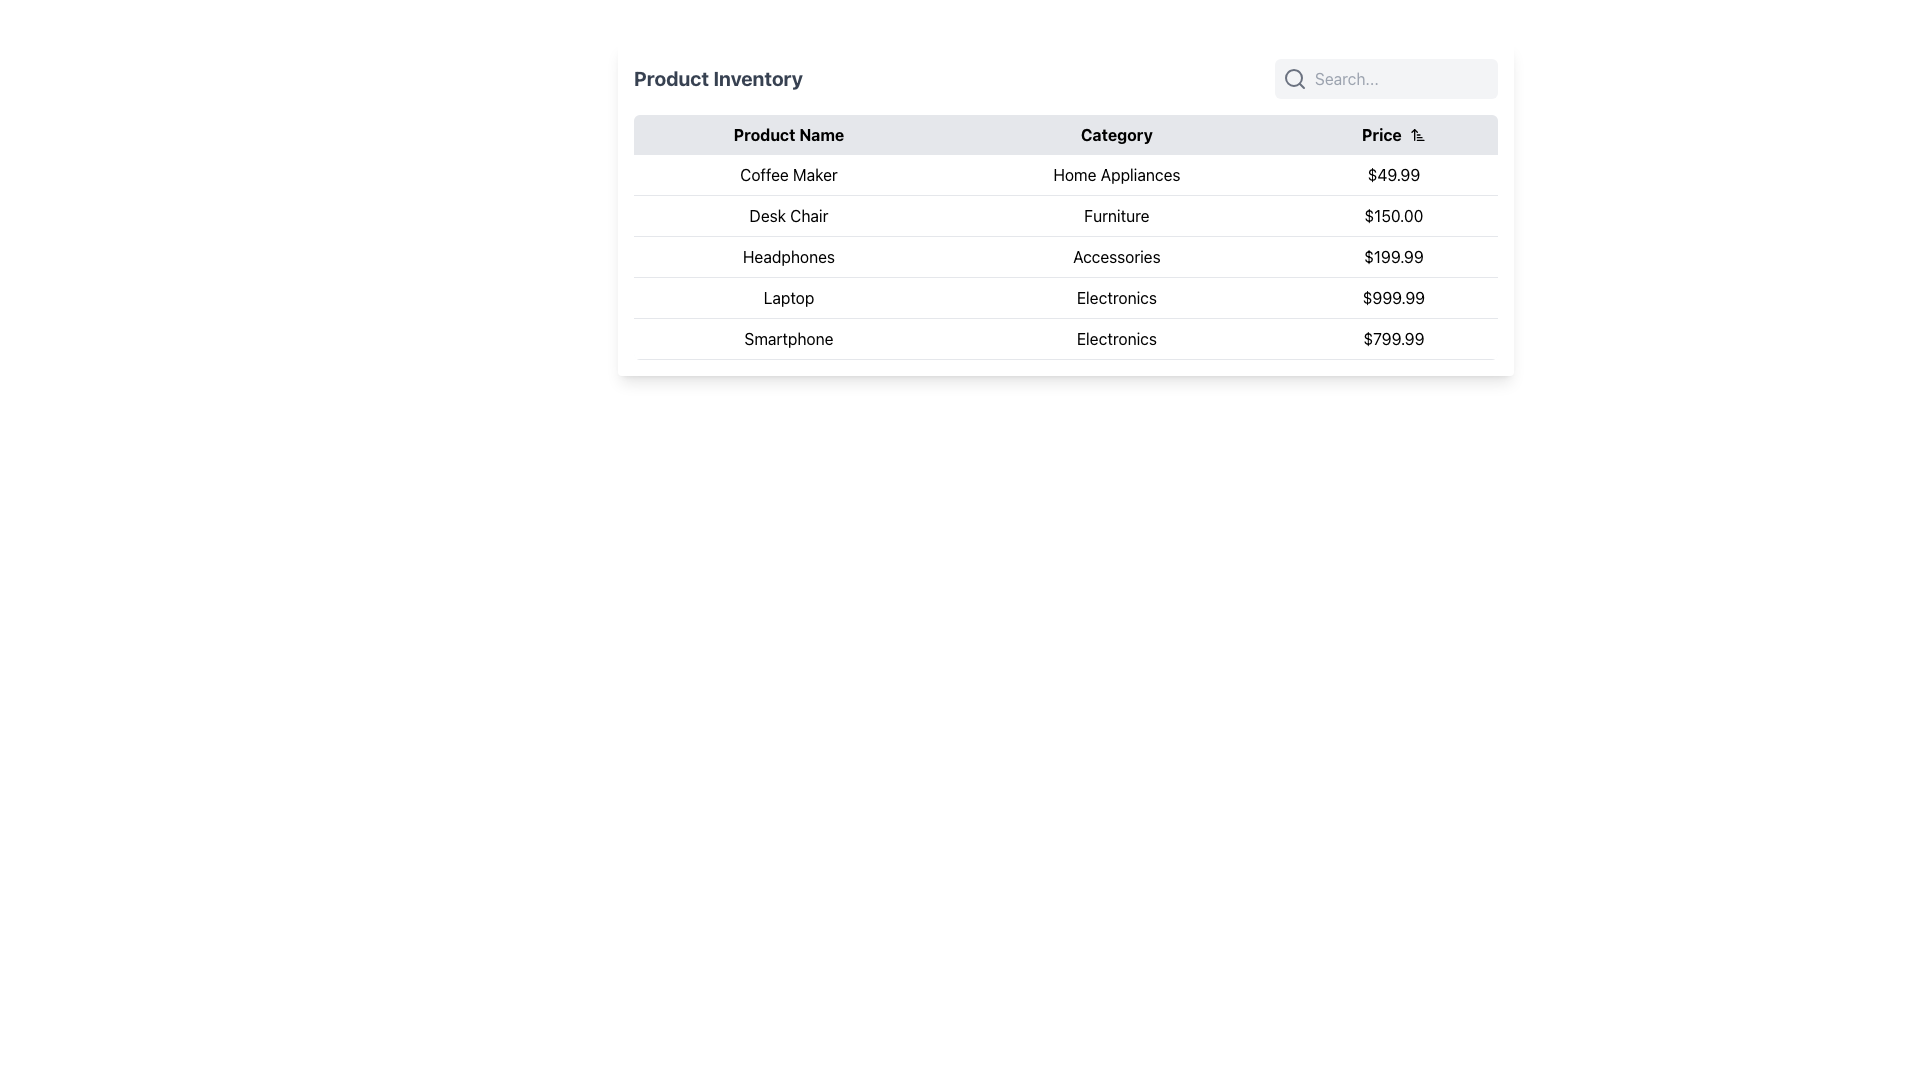 The width and height of the screenshot is (1920, 1080). I want to click on the 'Electronics' text label indicating the category for the 'Laptop' product in the inventory table, so click(1115, 297).